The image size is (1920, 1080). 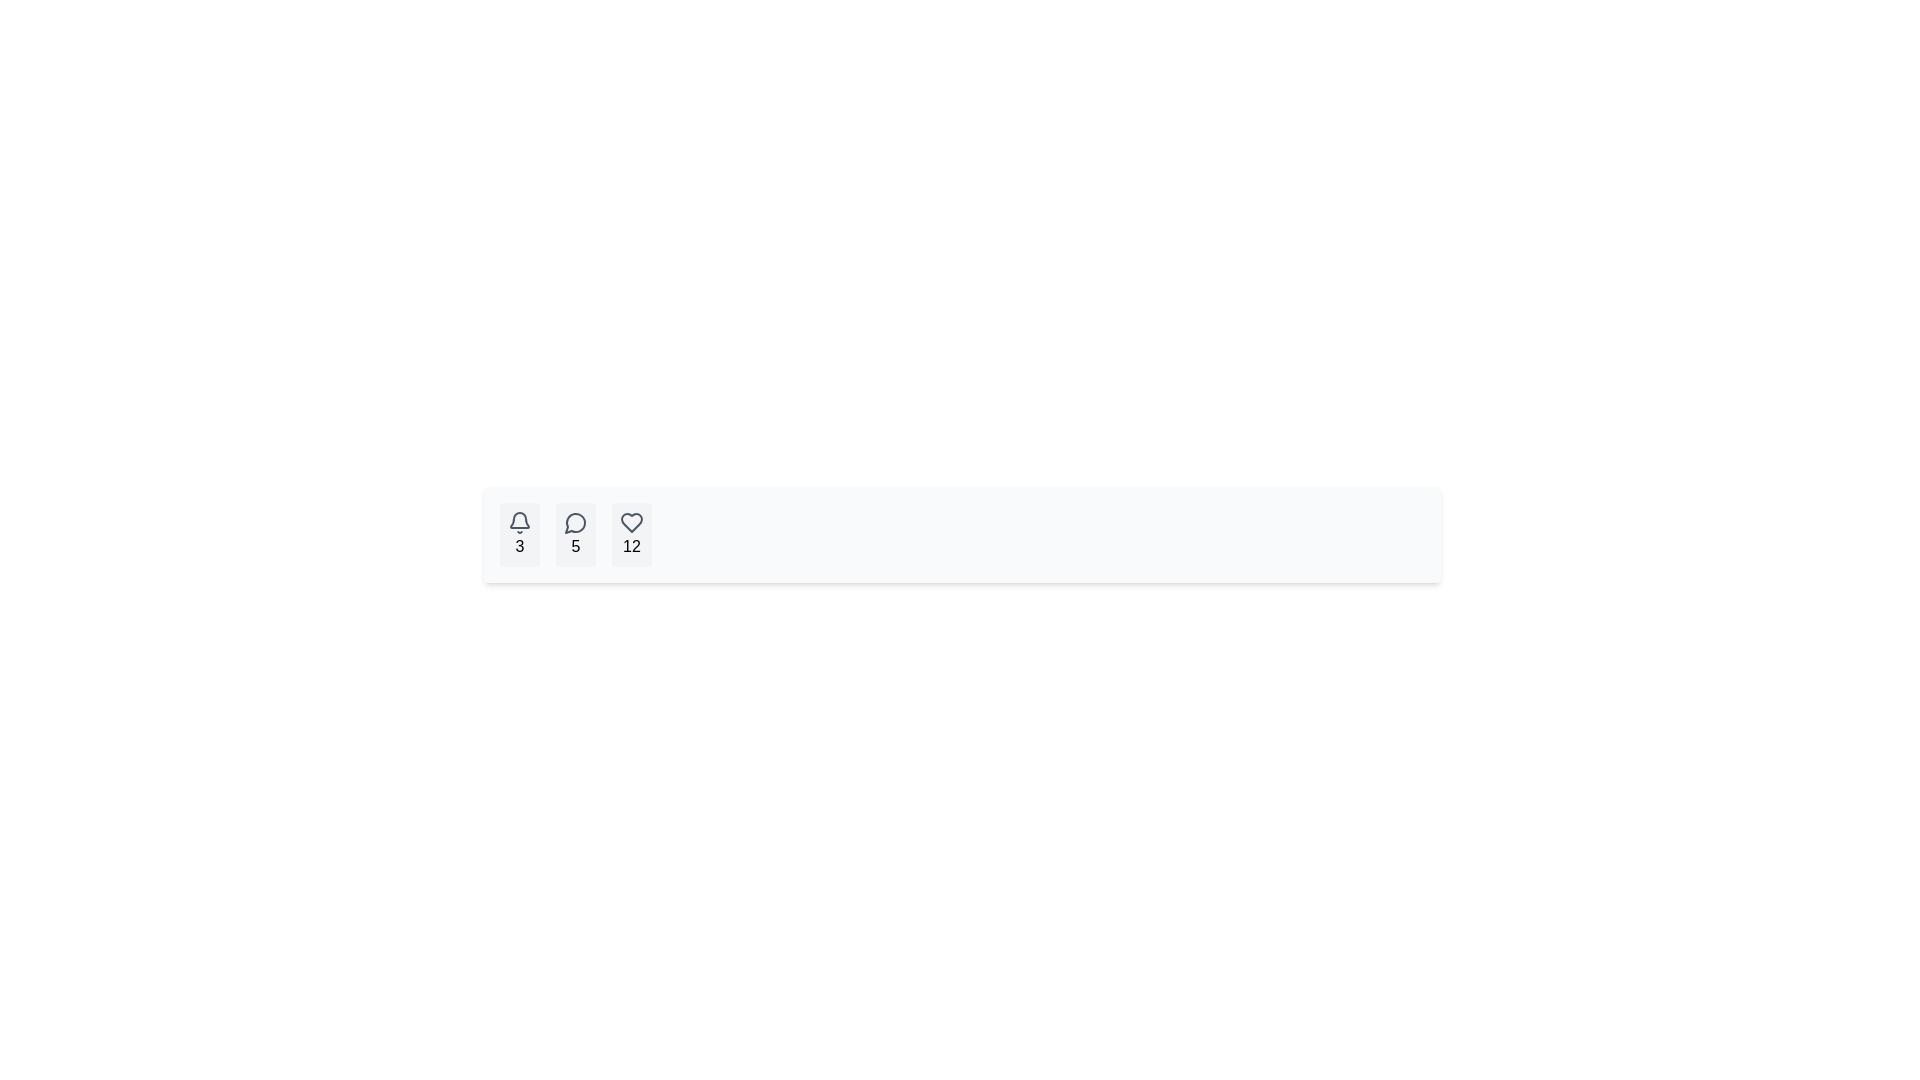 I want to click on the circular speech bubble icon outlined in gray, which is located between the bell icon with number '3' and the heart icon with number '12', so click(x=575, y=522).